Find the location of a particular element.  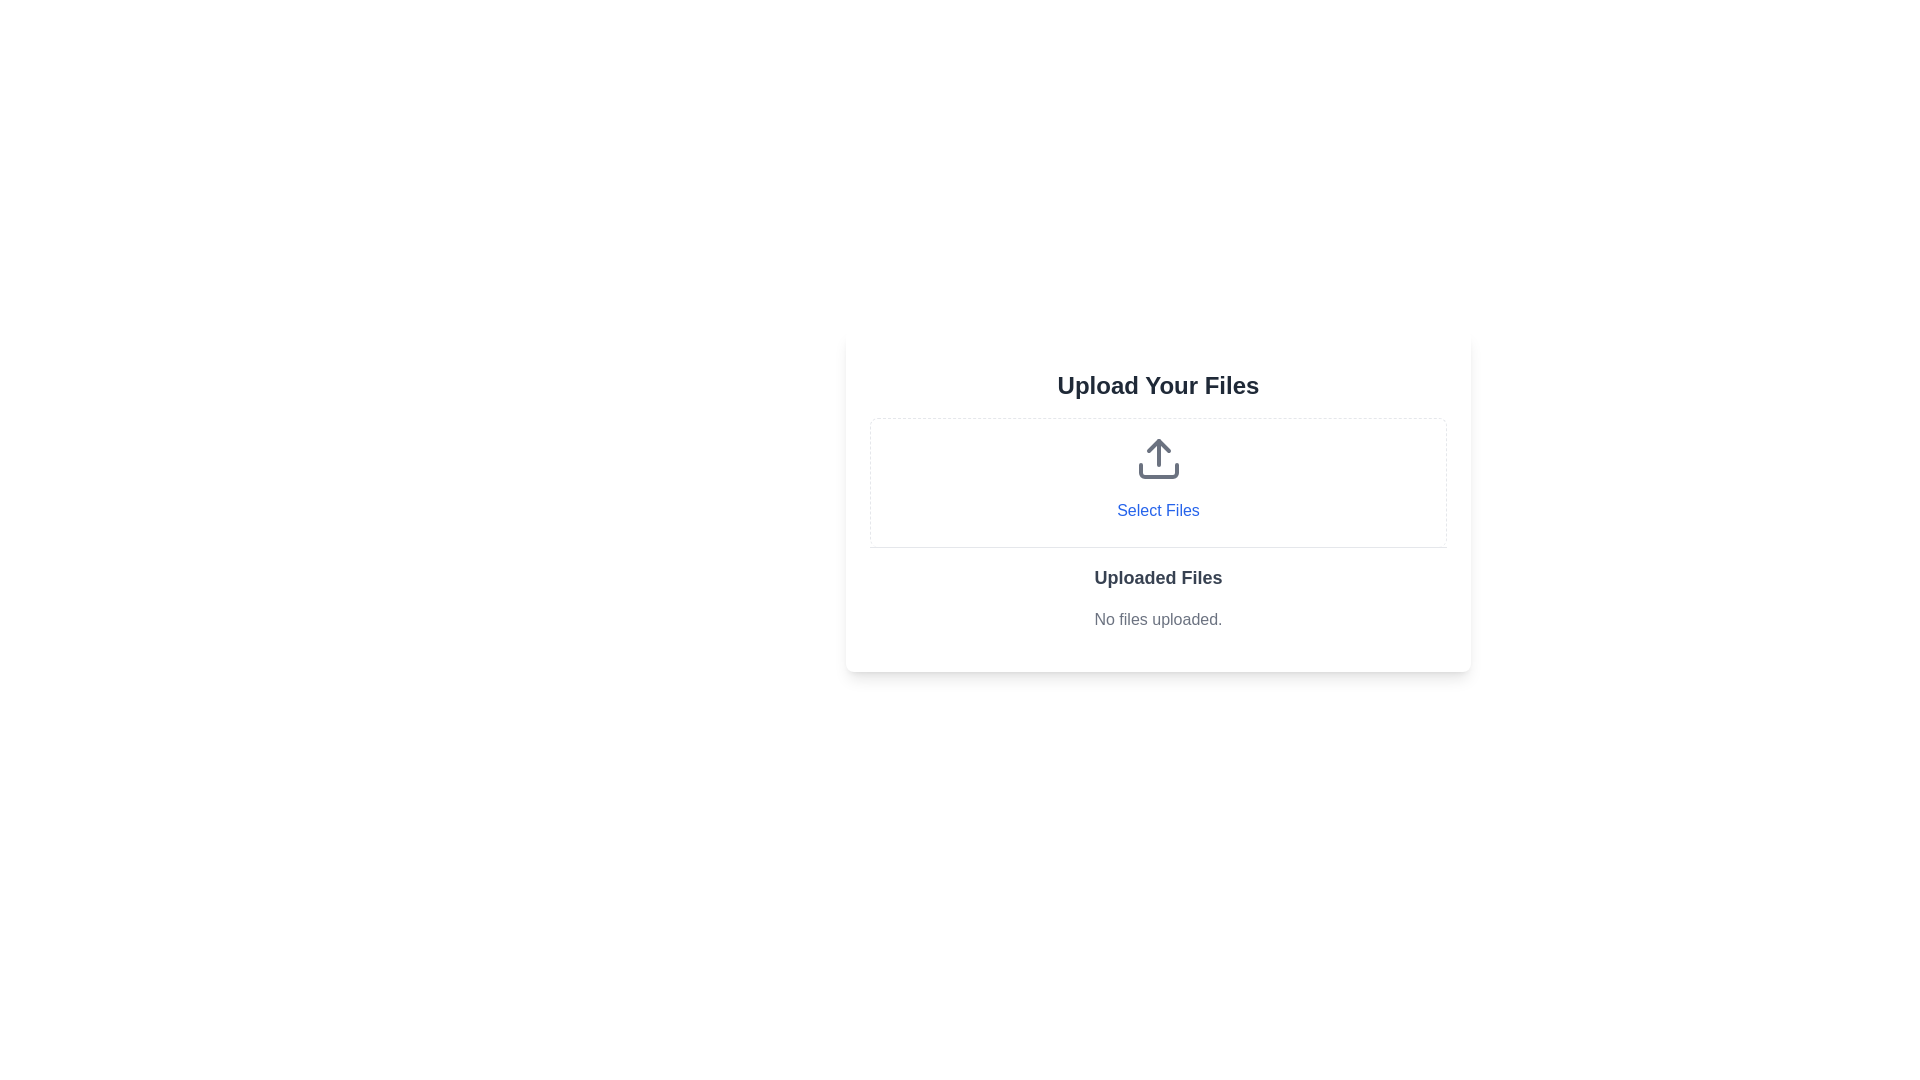

the text label that serves as a heading for the section listing uploaded files, which is positioned above the line of text that reads 'No files uploaded.' is located at coordinates (1158, 578).